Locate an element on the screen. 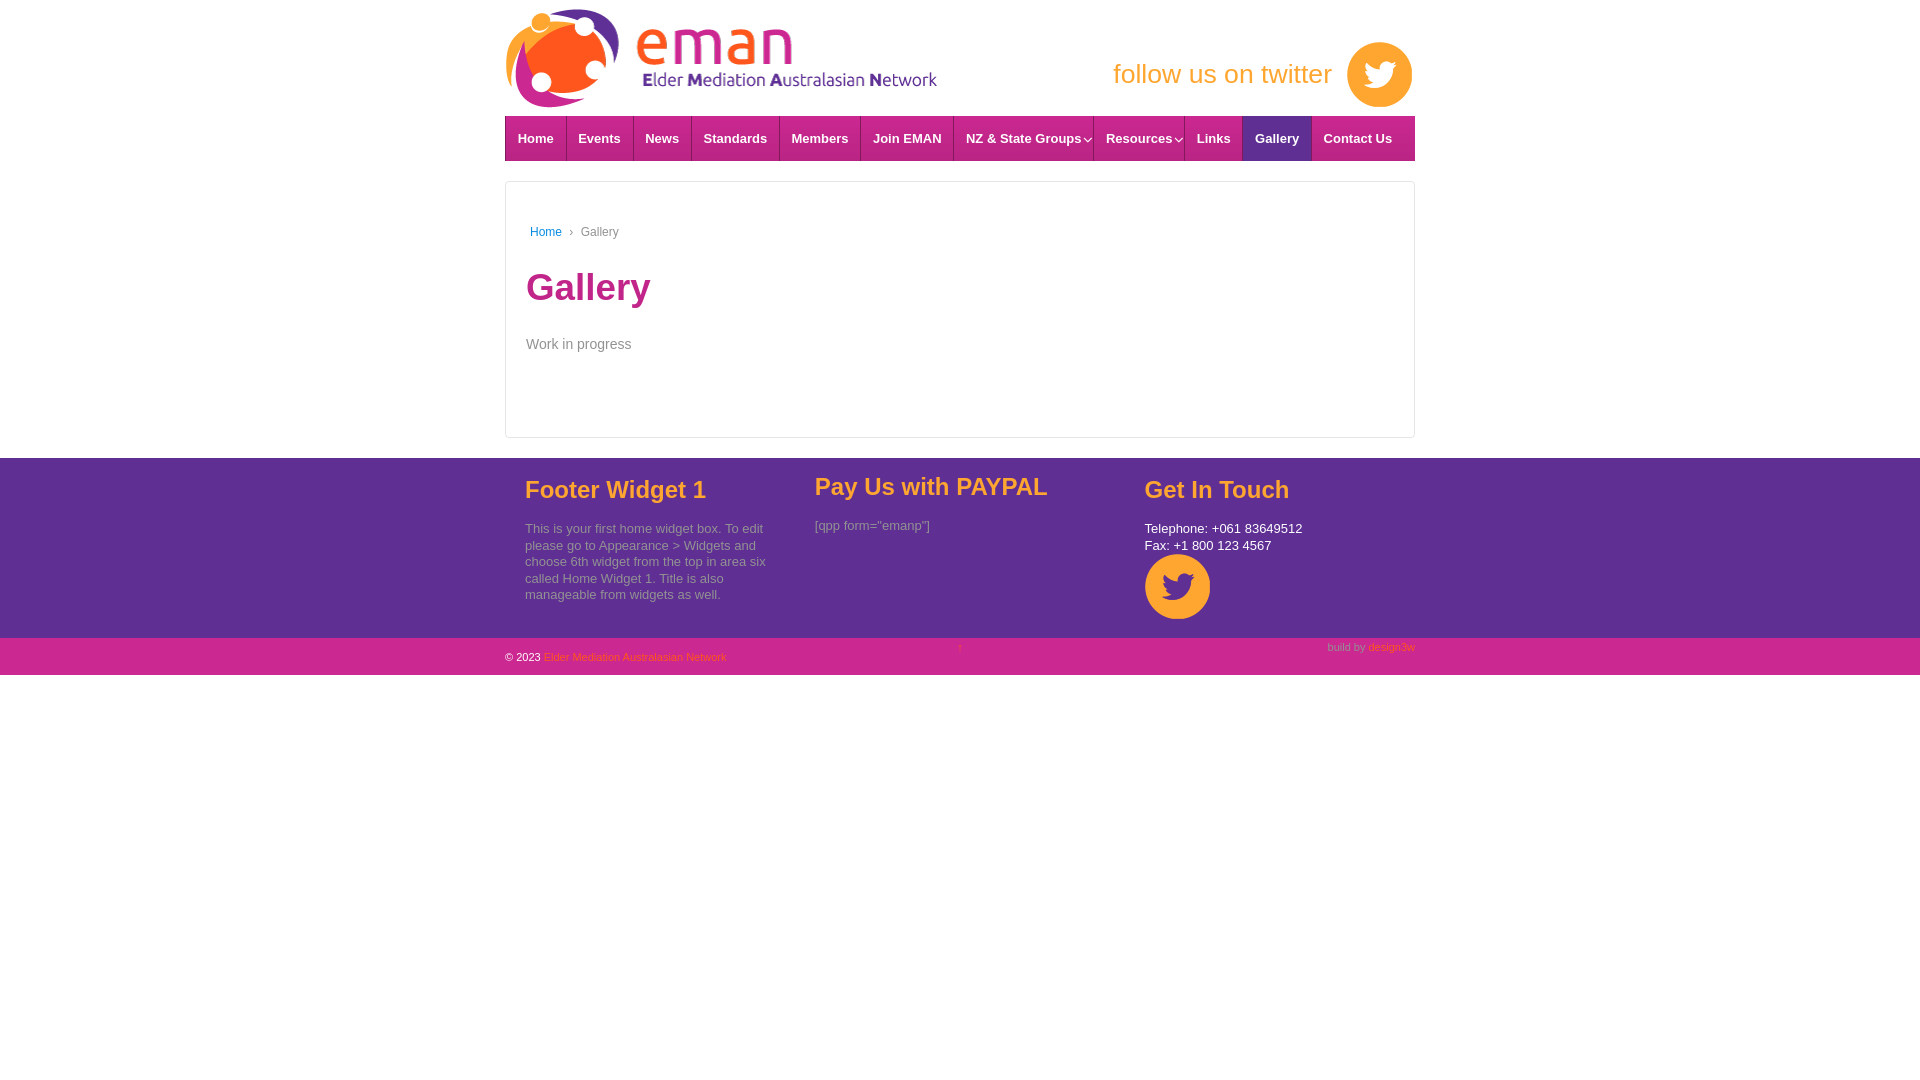  'Home' is located at coordinates (546, 230).